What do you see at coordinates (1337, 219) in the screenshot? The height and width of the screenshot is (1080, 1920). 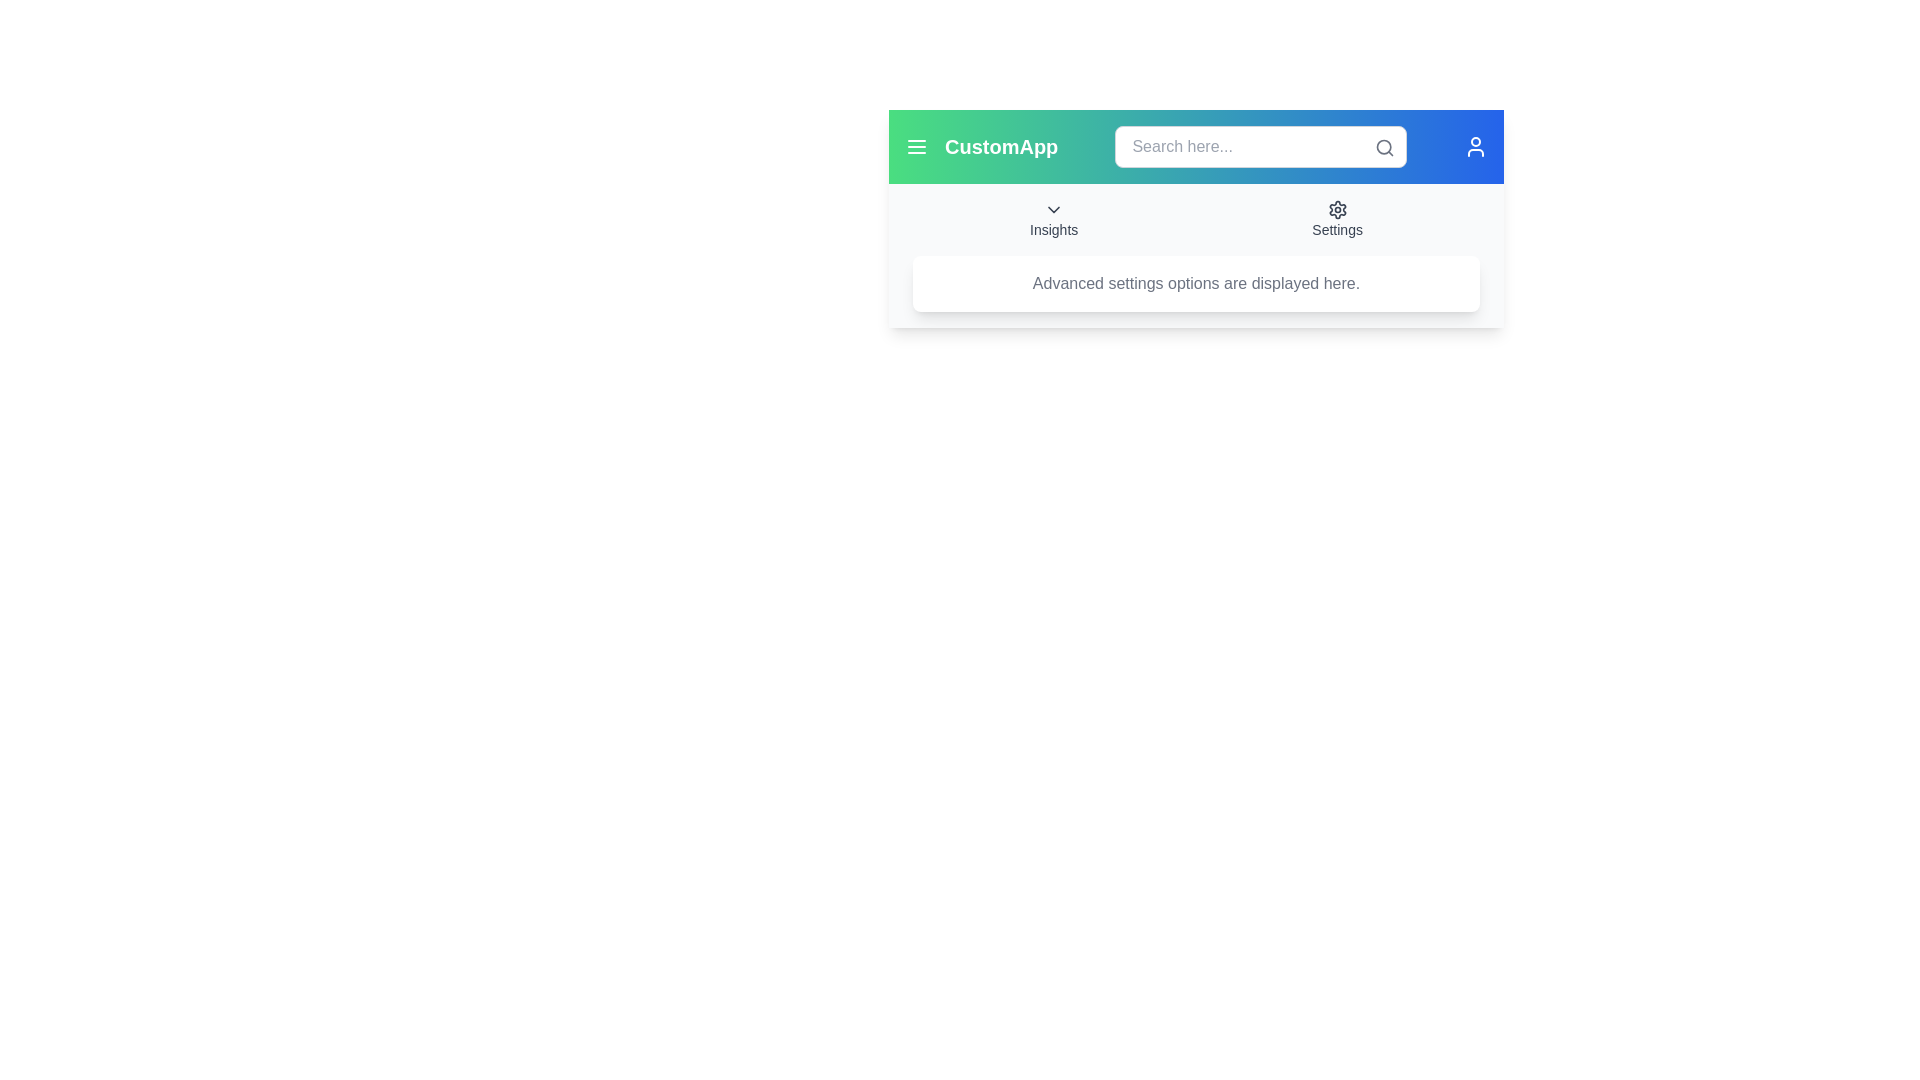 I see `the settings button located to the right of the 'Insights' element` at bounding box center [1337, 219].